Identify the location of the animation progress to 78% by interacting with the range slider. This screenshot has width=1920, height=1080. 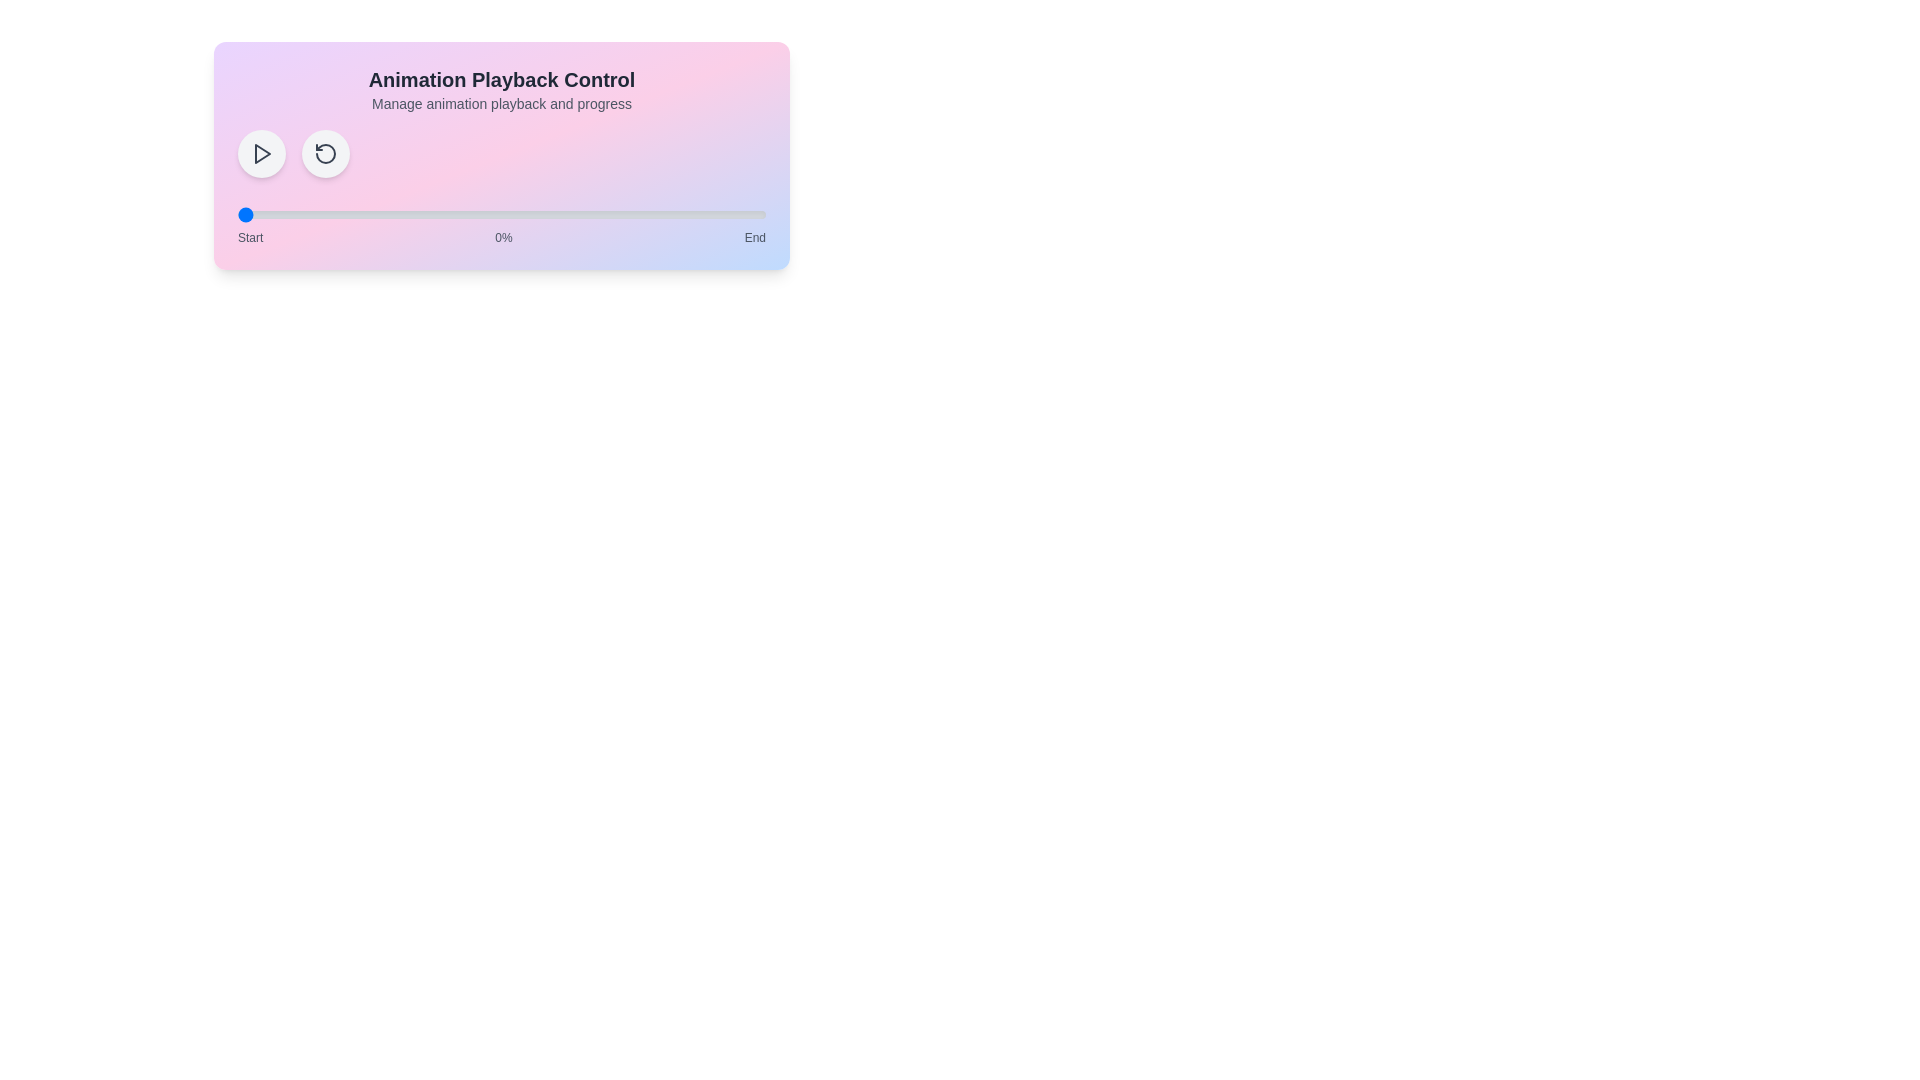
(649, 215).